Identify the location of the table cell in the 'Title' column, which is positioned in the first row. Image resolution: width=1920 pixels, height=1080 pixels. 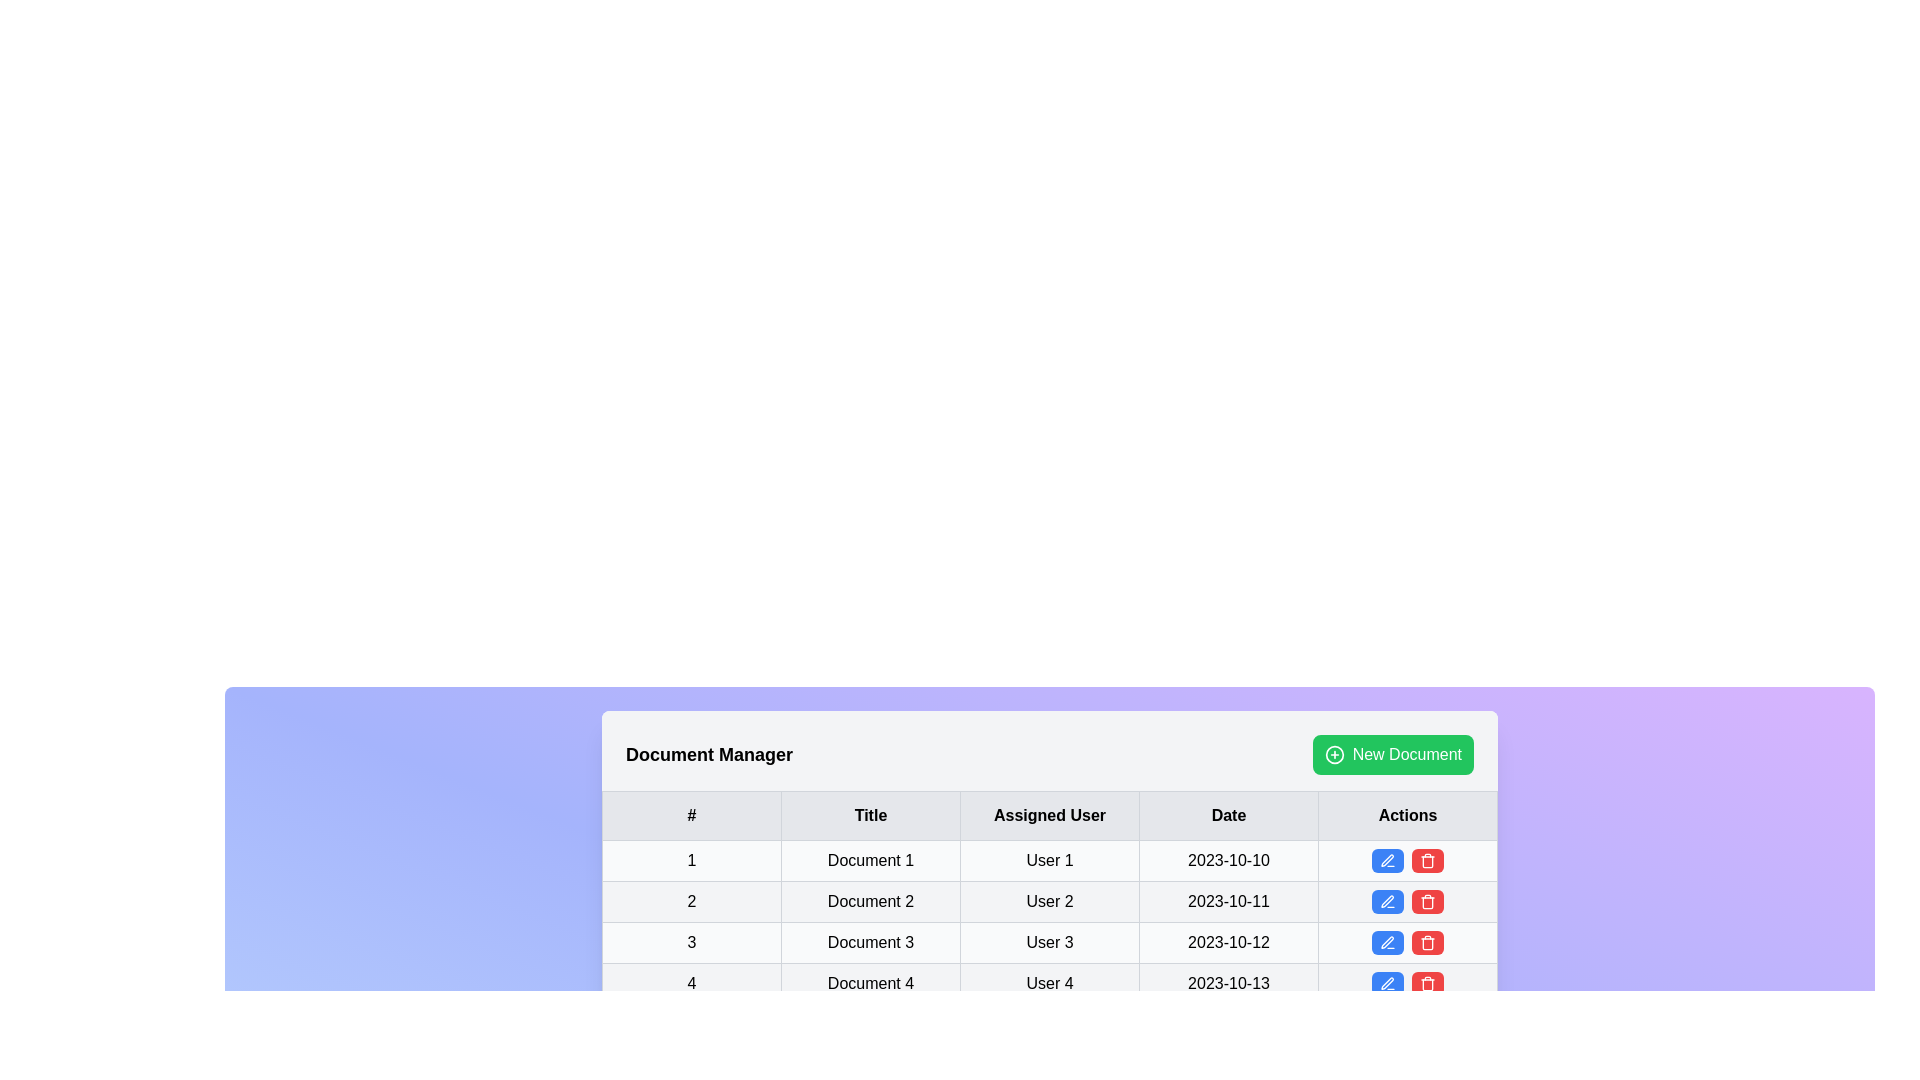
(870, 859).